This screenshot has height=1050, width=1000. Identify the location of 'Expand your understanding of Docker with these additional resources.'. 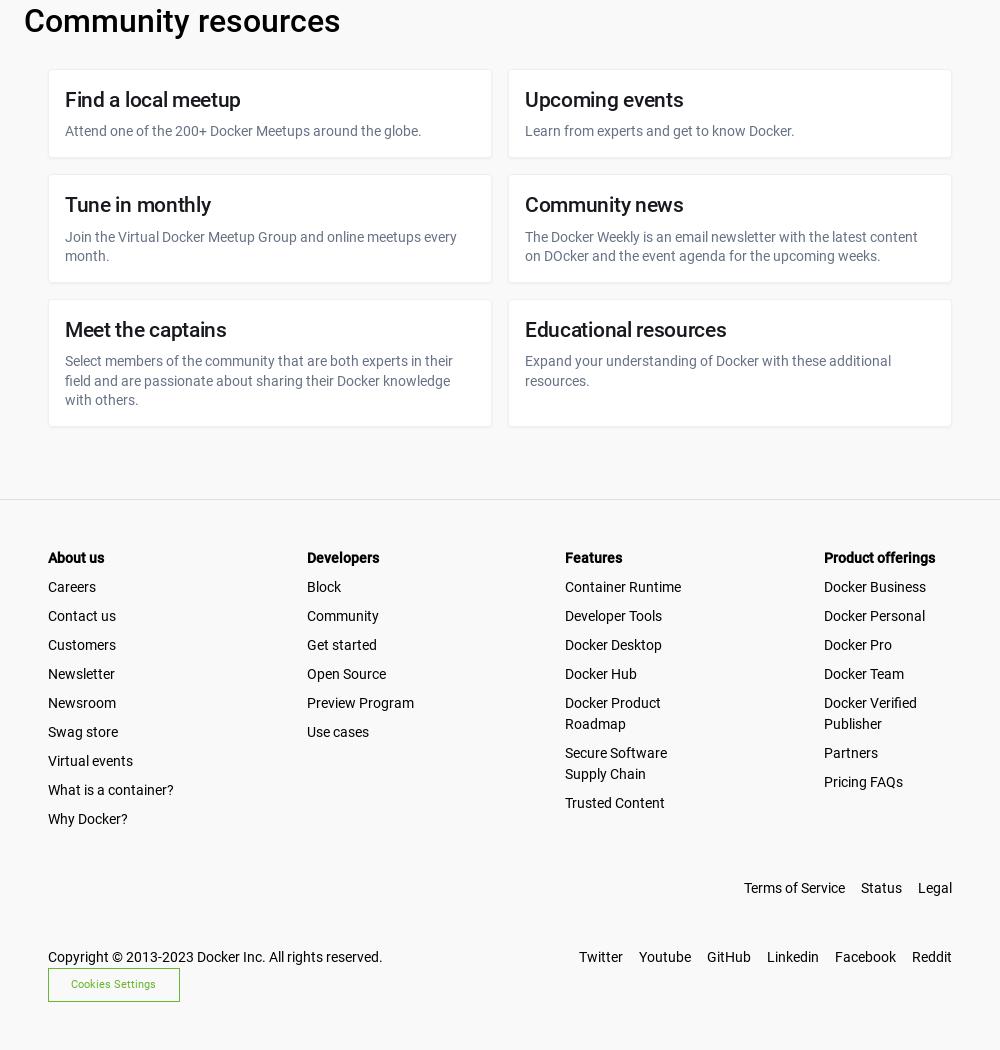
(707, 369).